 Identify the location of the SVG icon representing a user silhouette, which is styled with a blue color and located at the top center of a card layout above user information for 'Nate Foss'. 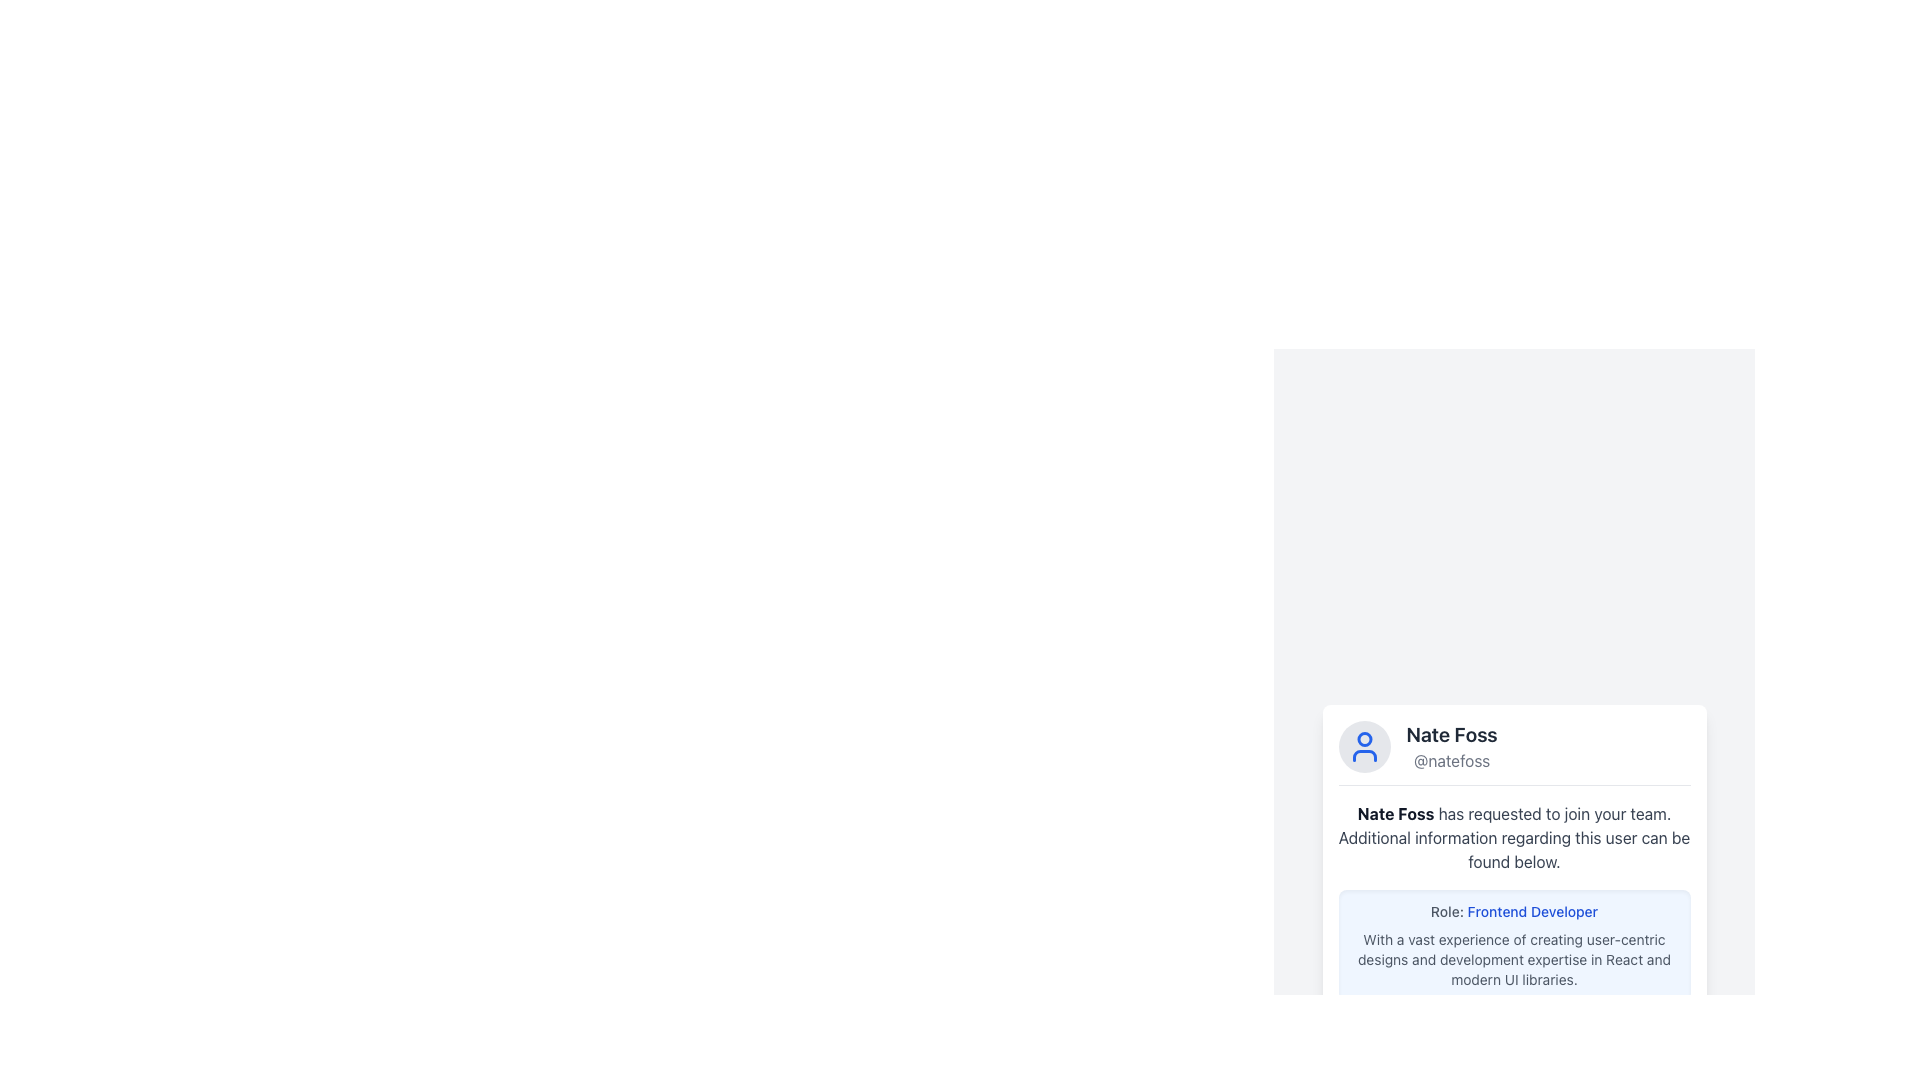
(1363, 746).